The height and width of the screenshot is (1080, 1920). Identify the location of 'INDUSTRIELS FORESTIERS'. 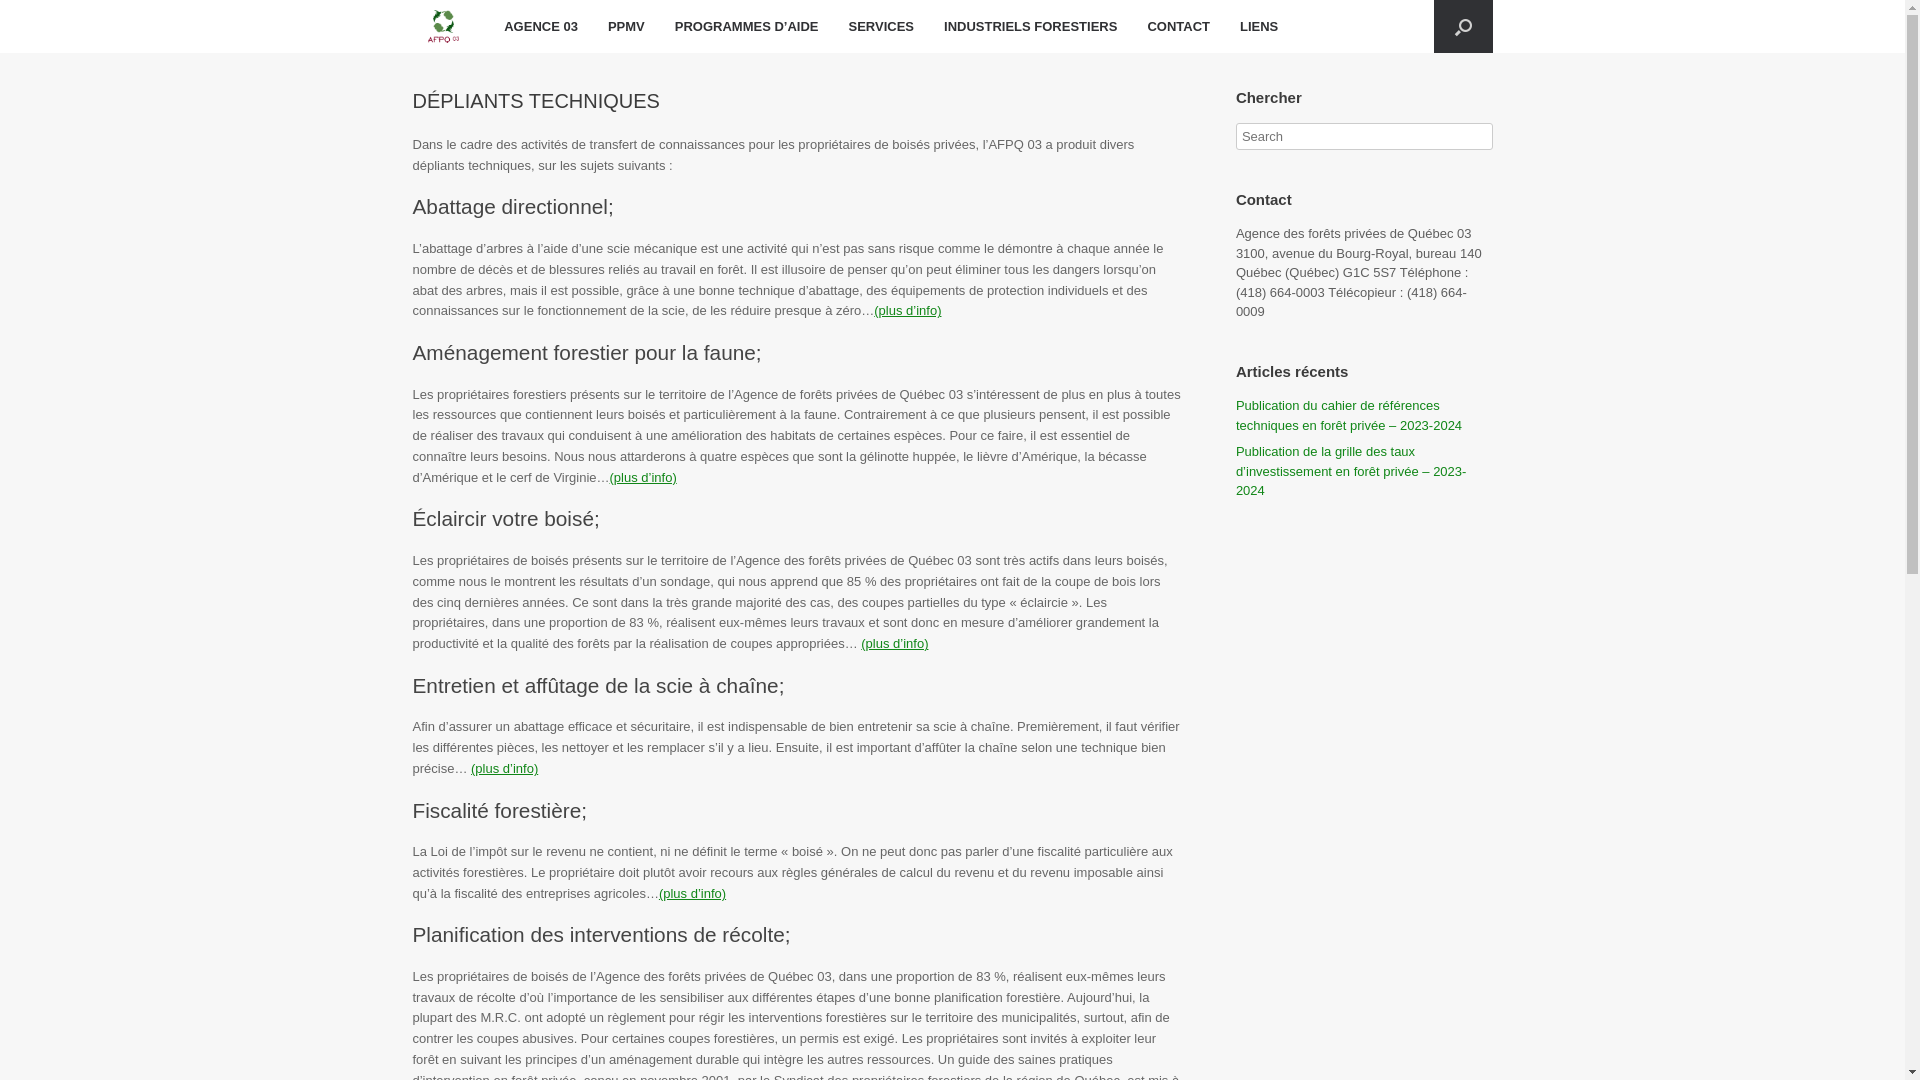
(1030, 26).